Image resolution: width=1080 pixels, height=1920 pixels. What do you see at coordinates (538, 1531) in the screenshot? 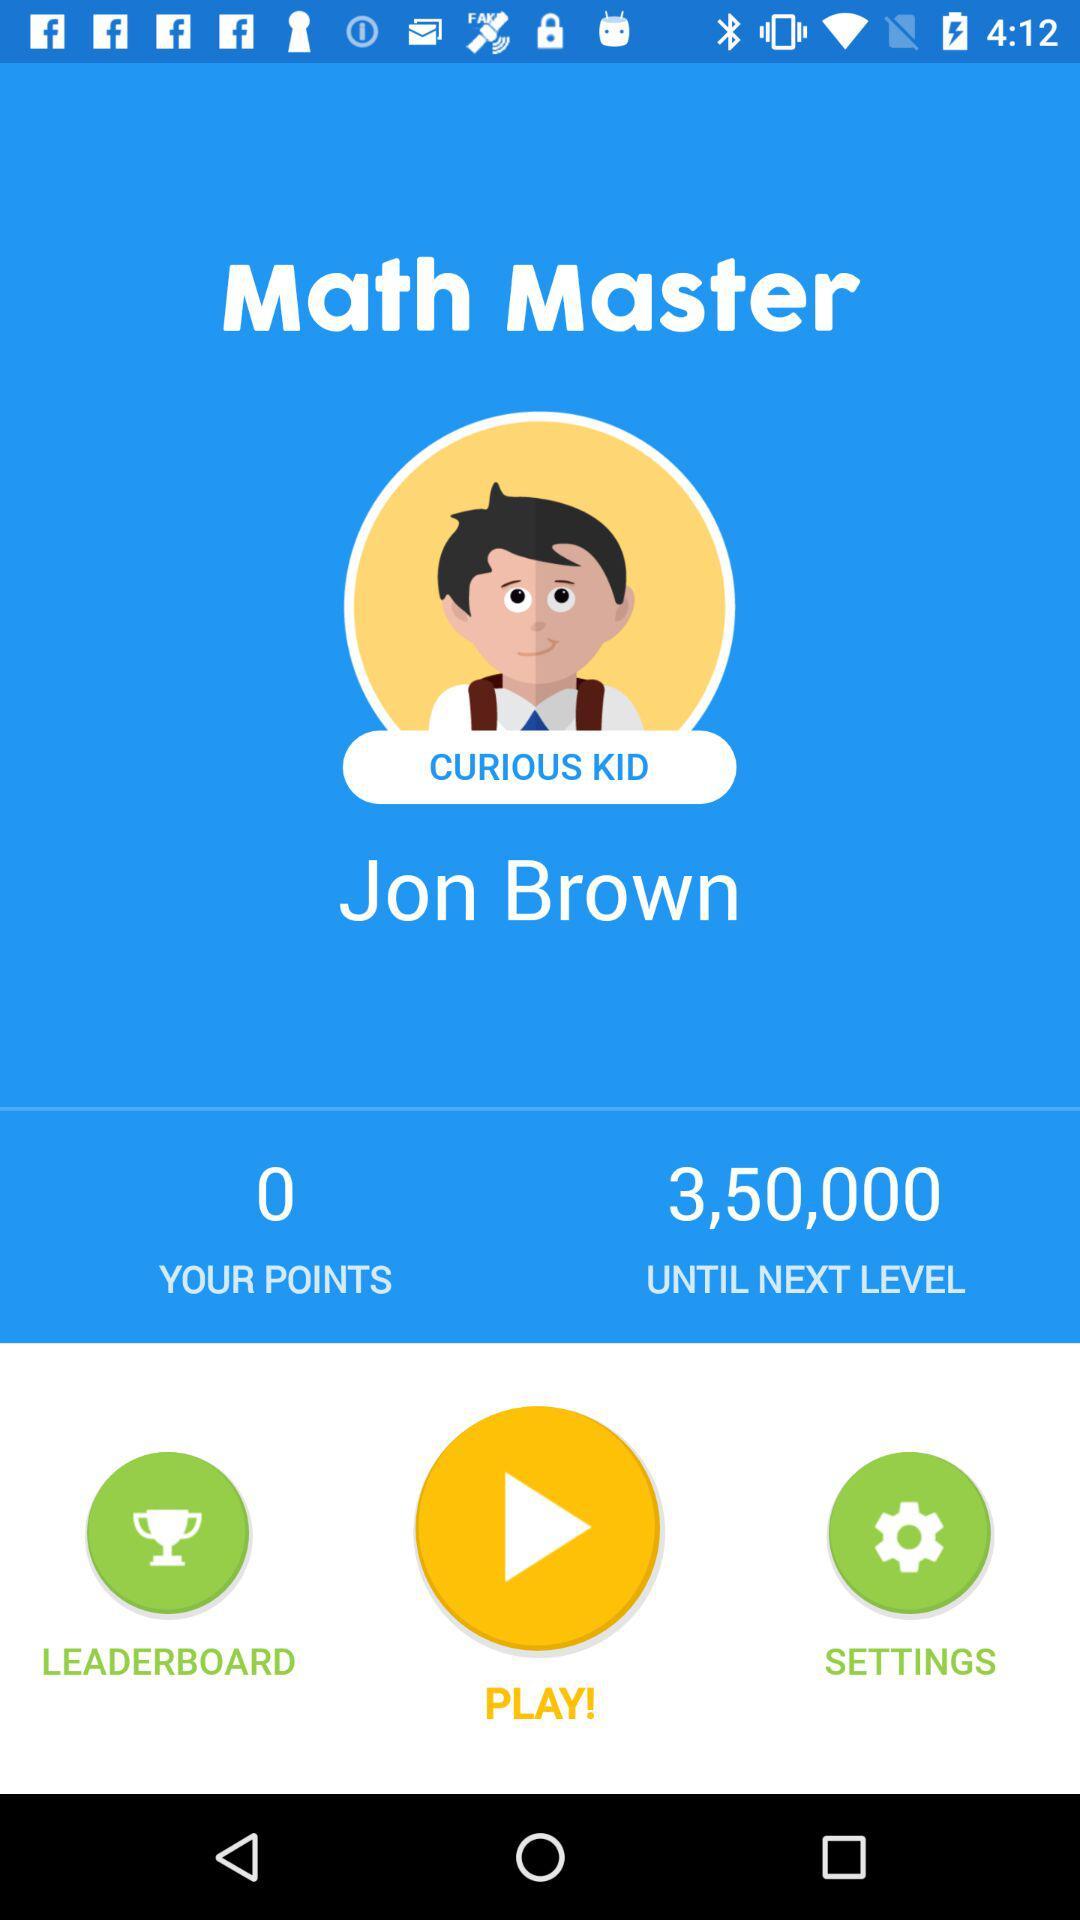
I see `item to the left of settings item` at bounding box center [538, 1531].